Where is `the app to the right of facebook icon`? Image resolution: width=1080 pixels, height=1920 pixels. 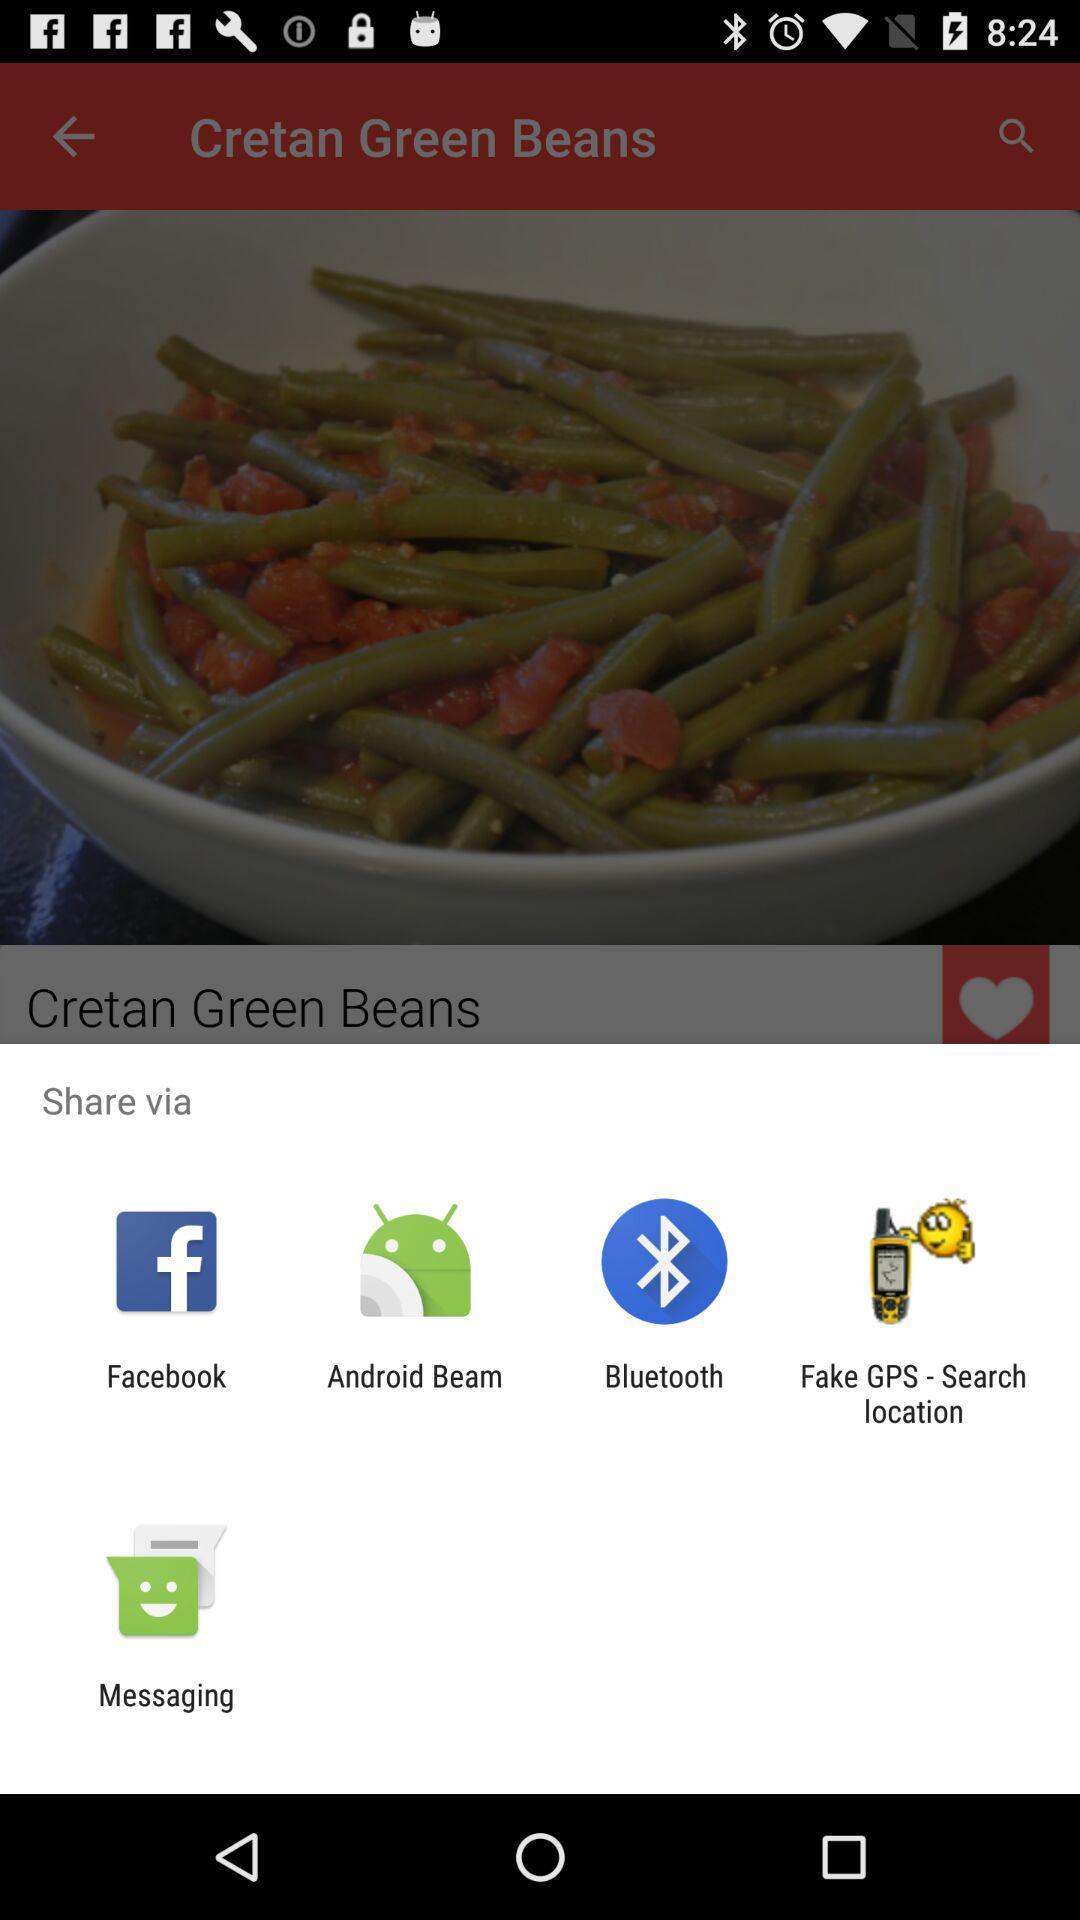
the app to the right of facebook icon is located at coordinates (414, 1392).